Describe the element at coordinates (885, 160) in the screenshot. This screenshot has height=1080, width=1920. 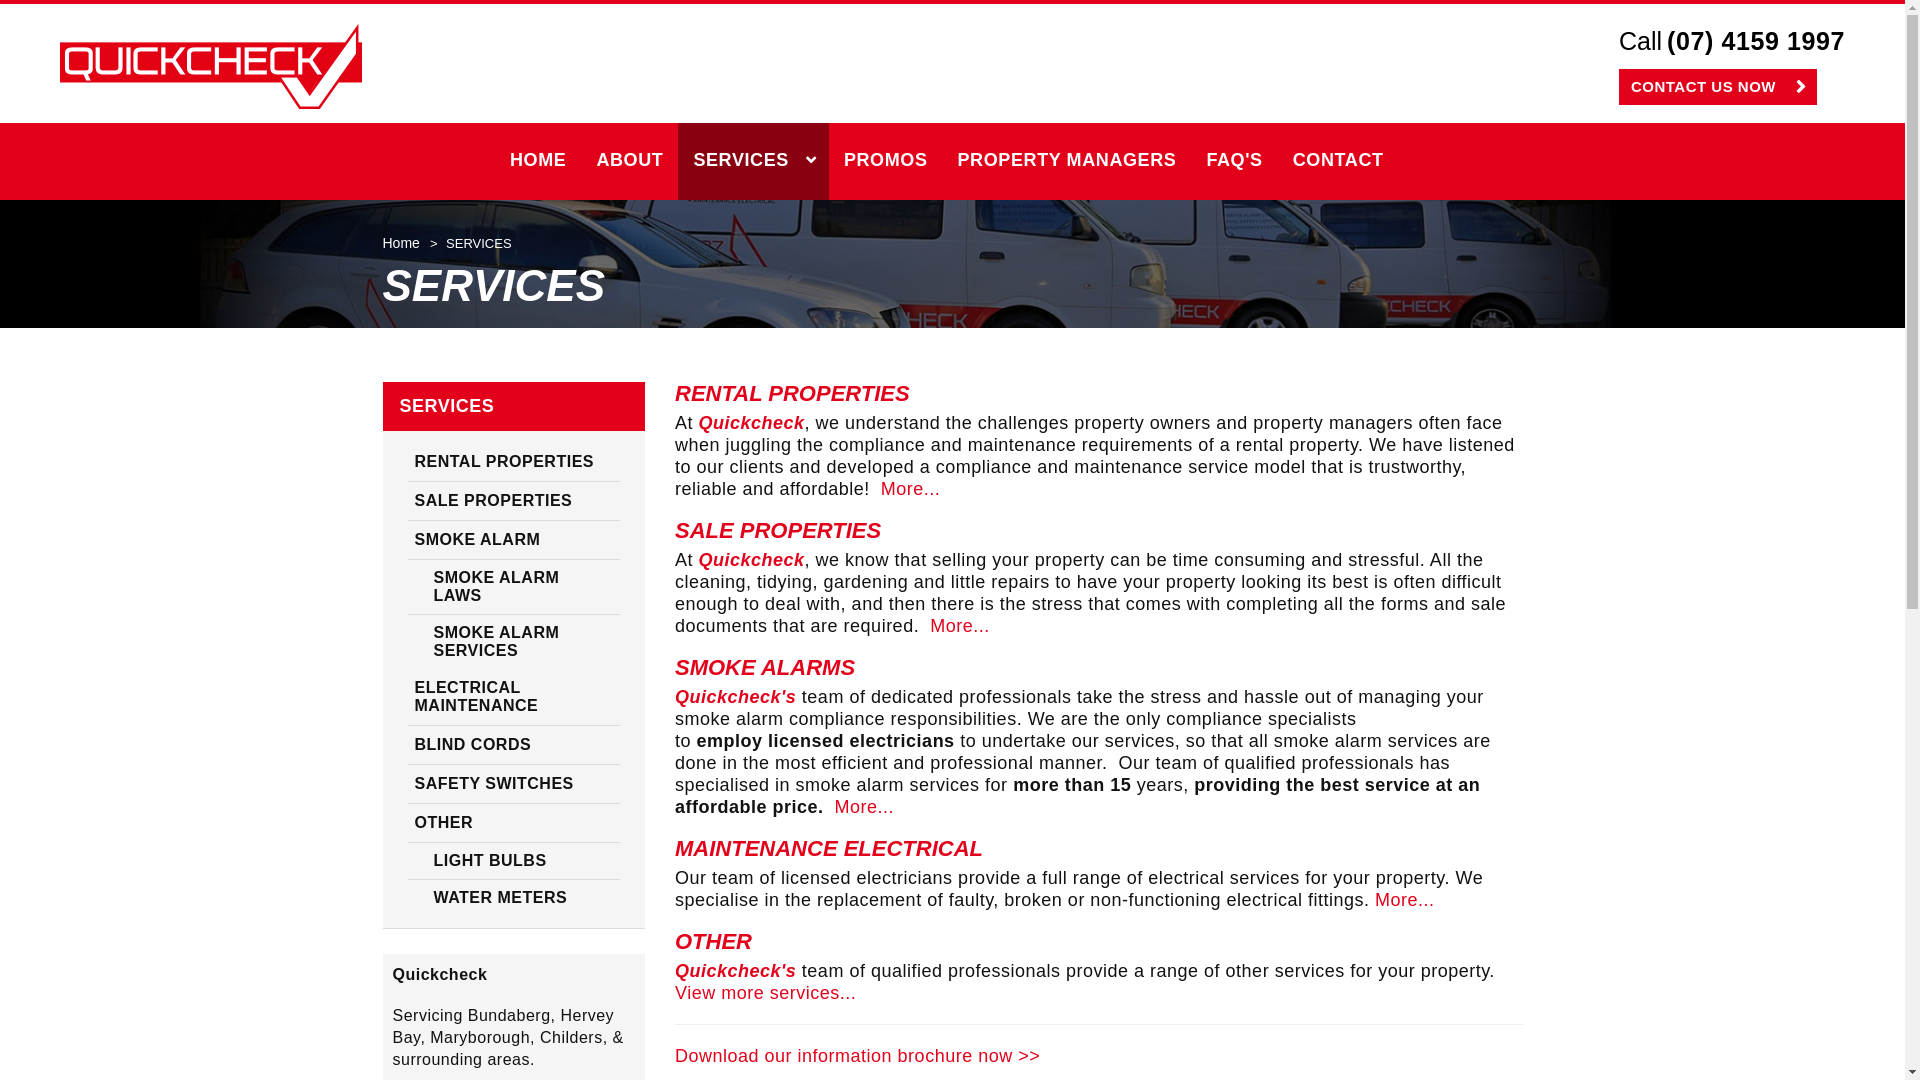
I see `'PROMOS'` at that location.